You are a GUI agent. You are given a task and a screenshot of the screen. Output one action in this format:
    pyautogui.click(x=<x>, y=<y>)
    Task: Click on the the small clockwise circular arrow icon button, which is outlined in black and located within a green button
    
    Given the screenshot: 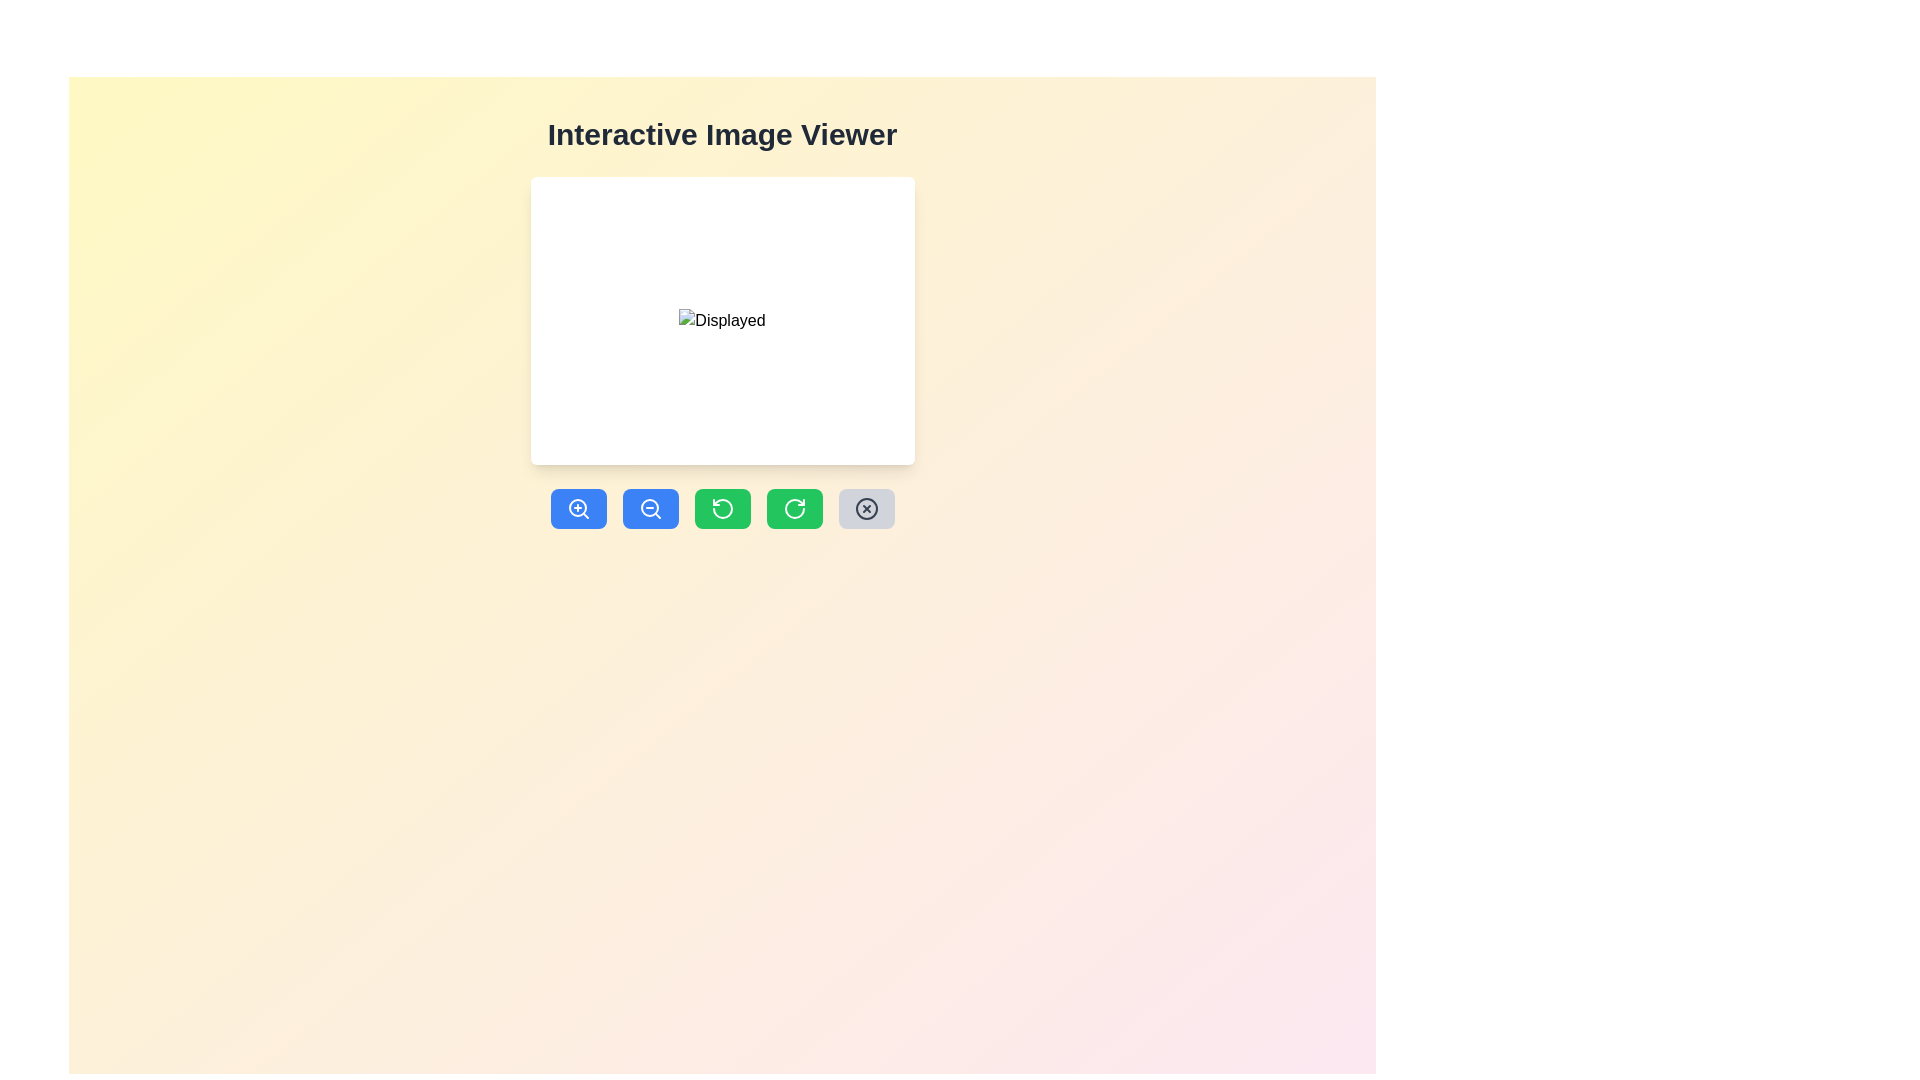 What is the action you would take?
    pyautogui.click(x=721, y=508)
    